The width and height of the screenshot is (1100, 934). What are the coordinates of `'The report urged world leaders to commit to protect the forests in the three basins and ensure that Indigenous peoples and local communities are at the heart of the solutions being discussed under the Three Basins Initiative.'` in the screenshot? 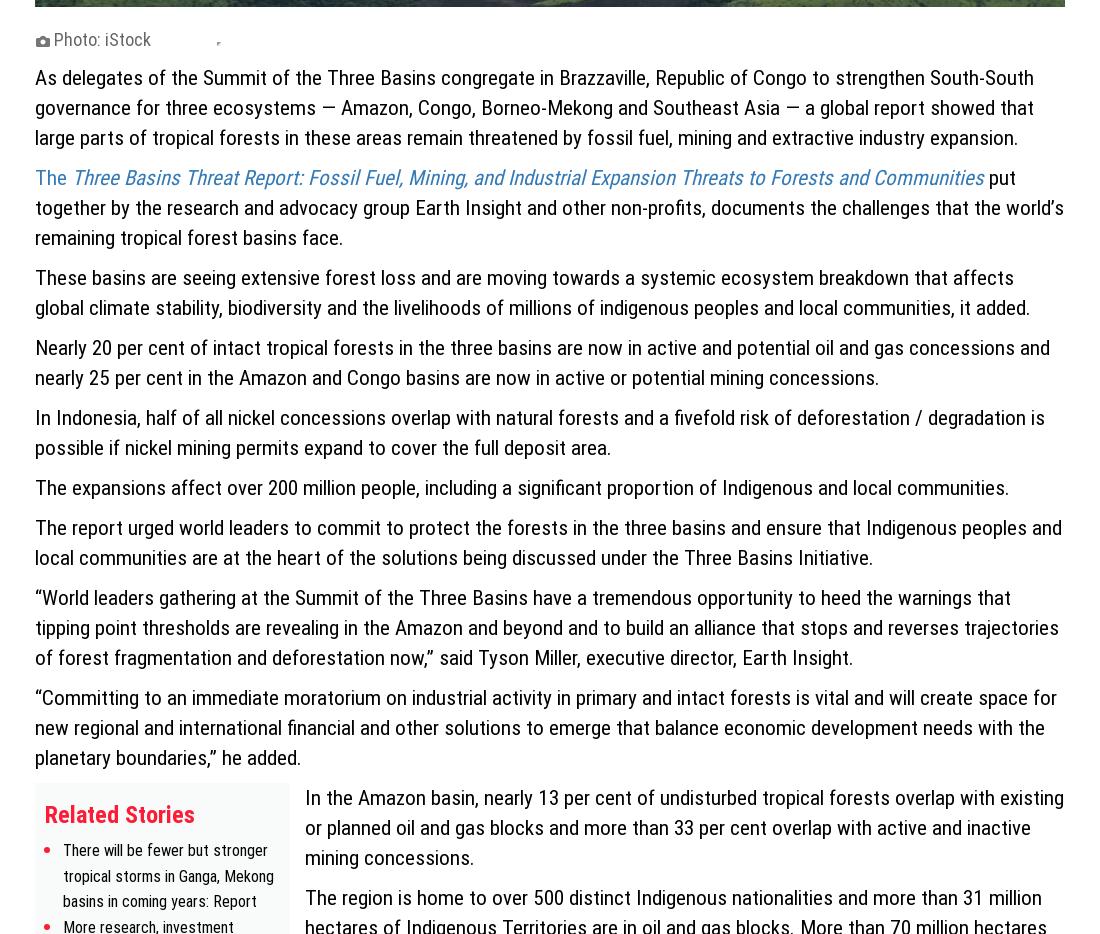 It's located at (548, 542).